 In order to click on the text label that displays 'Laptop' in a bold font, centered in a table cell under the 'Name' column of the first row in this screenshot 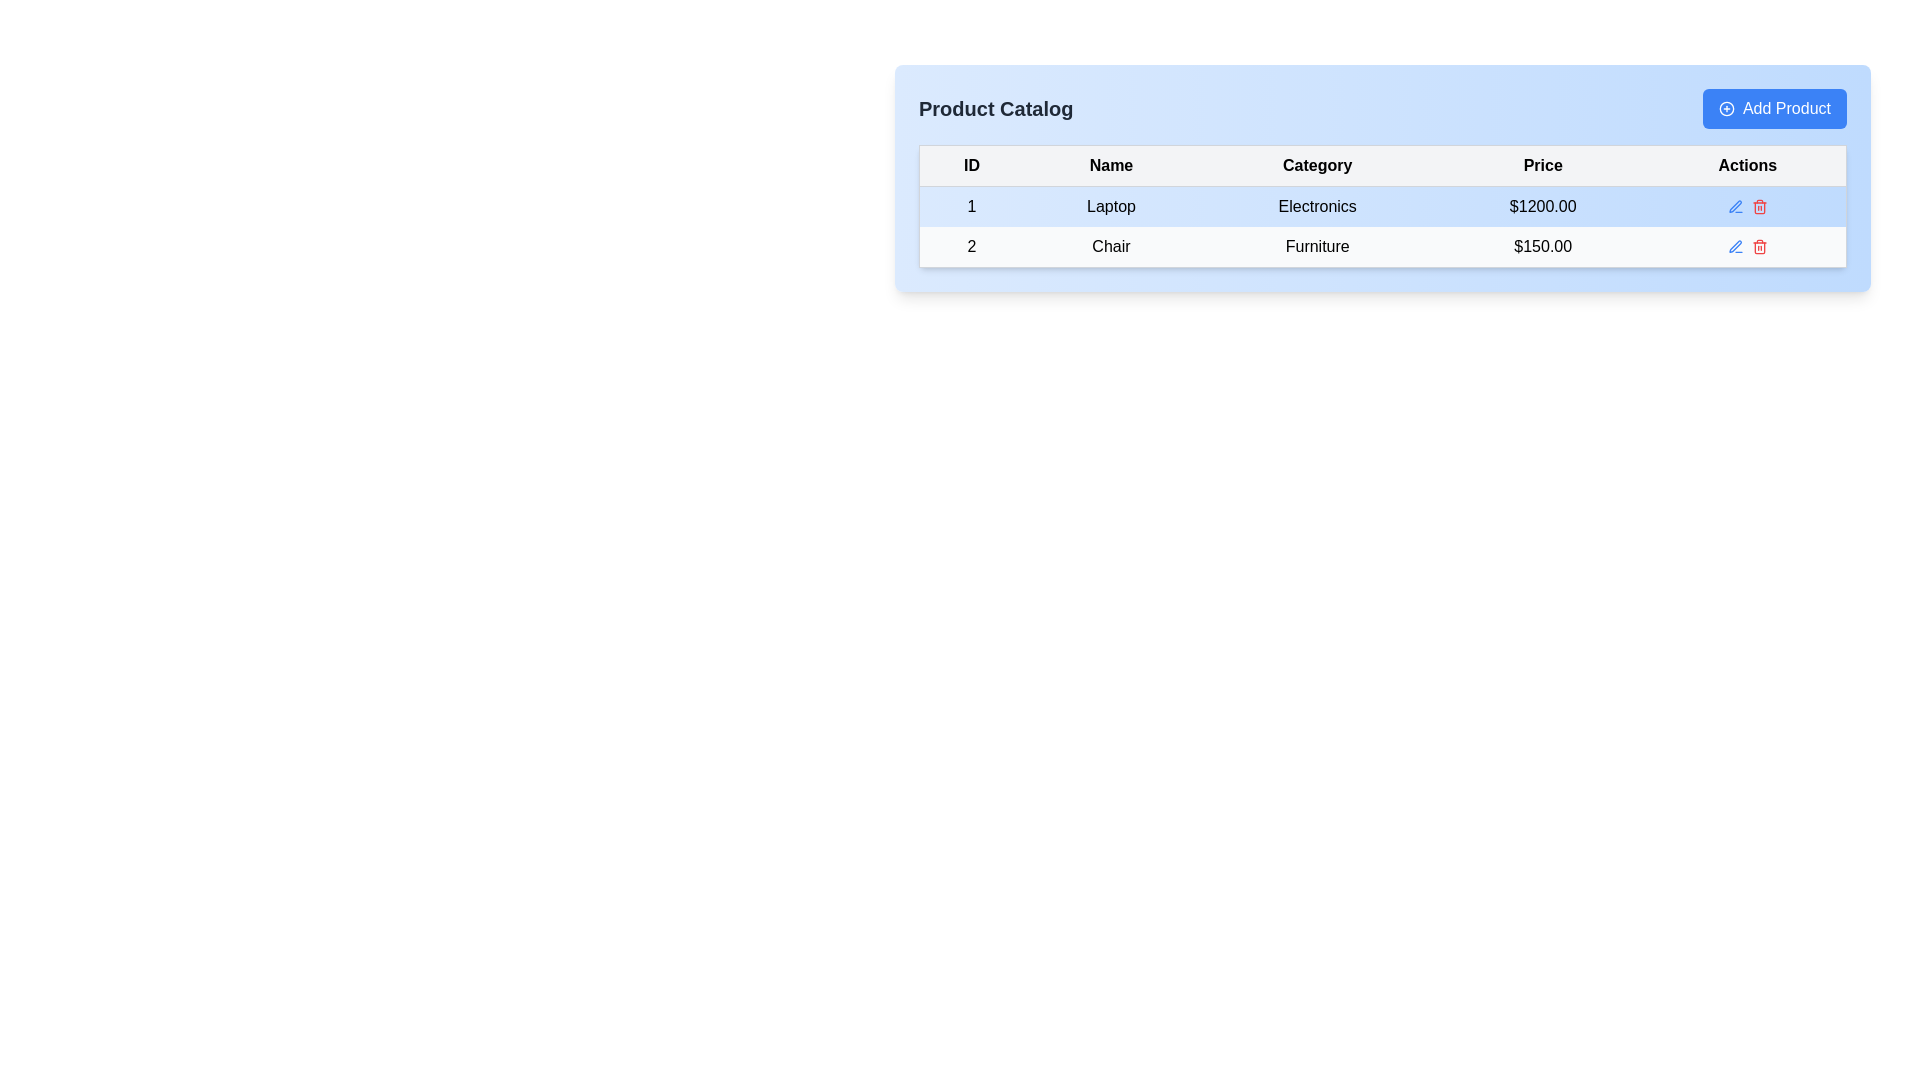, I will do `click(1110, 206)`.